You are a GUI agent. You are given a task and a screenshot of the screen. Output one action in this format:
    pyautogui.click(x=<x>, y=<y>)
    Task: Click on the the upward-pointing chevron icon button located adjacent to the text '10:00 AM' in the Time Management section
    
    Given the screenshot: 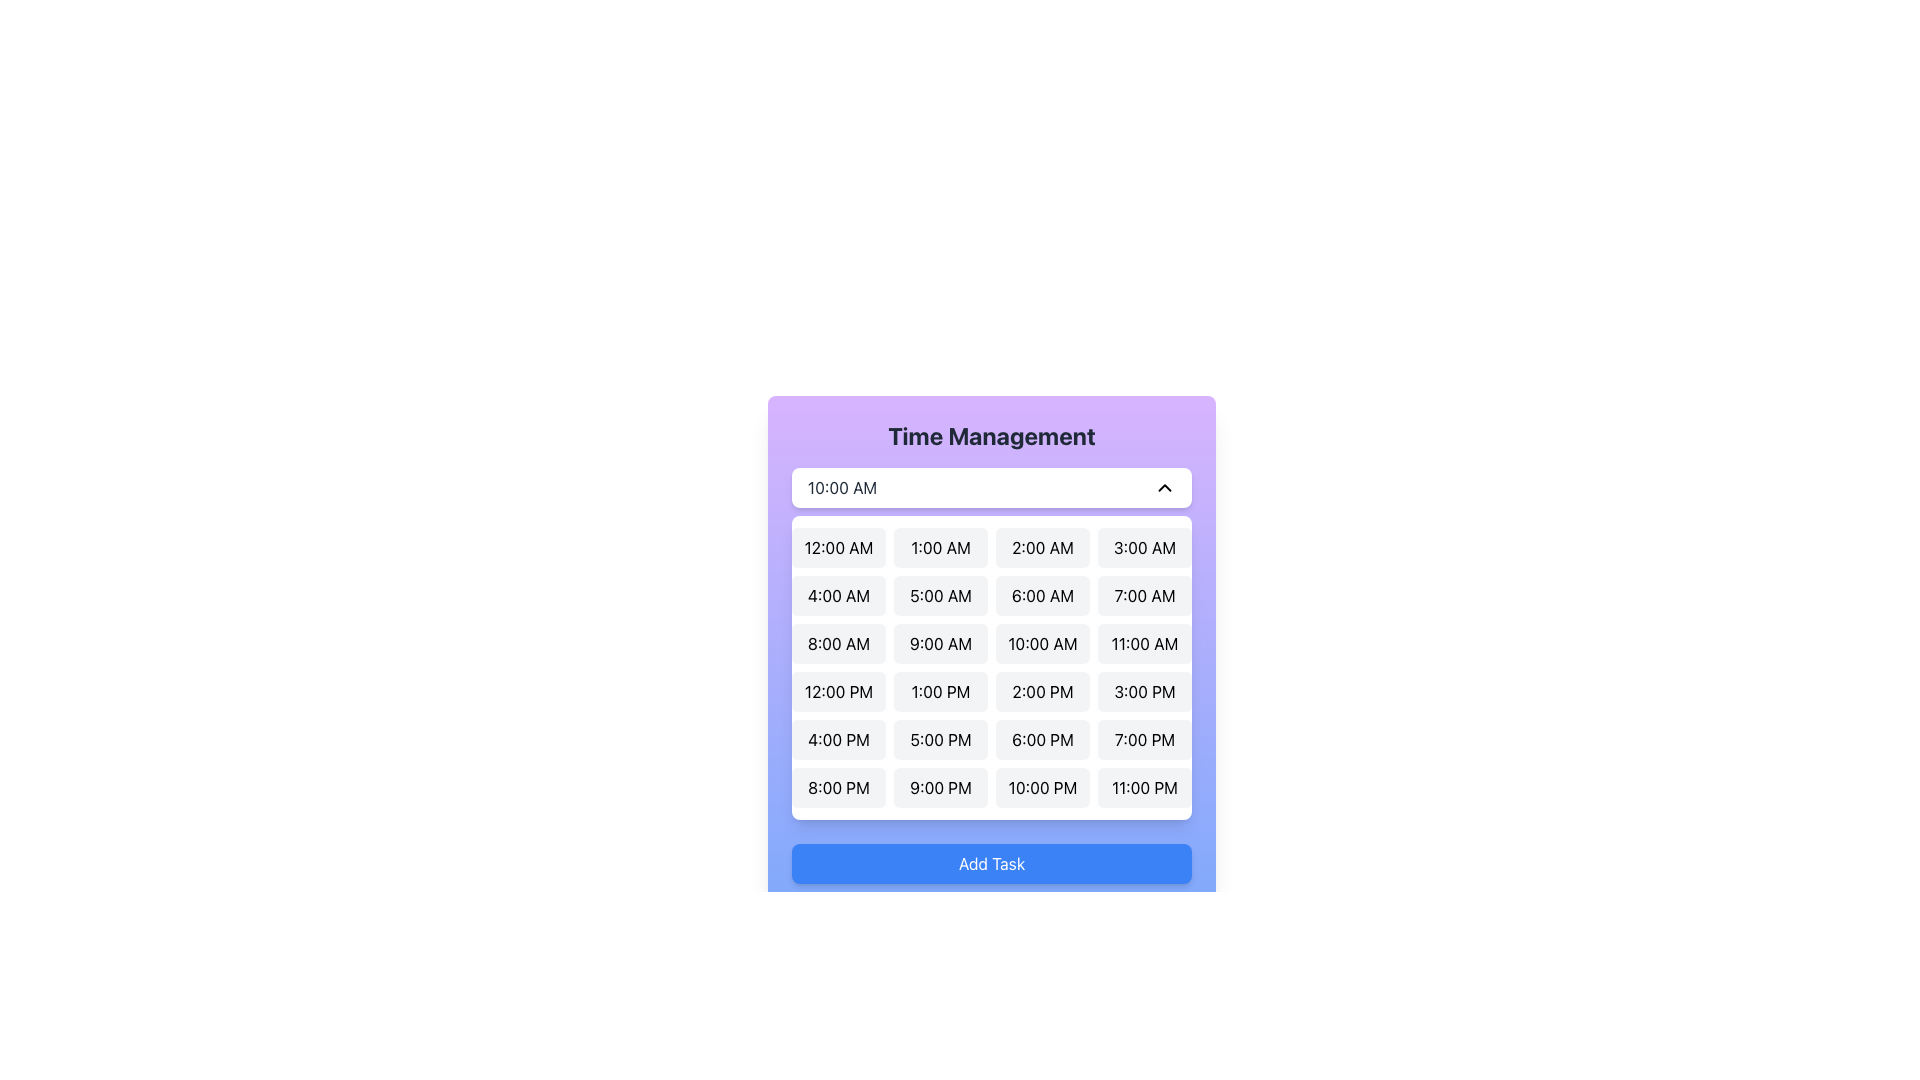 What is the action you would take?
    pyautogui.click(x=1165, y=488)
    